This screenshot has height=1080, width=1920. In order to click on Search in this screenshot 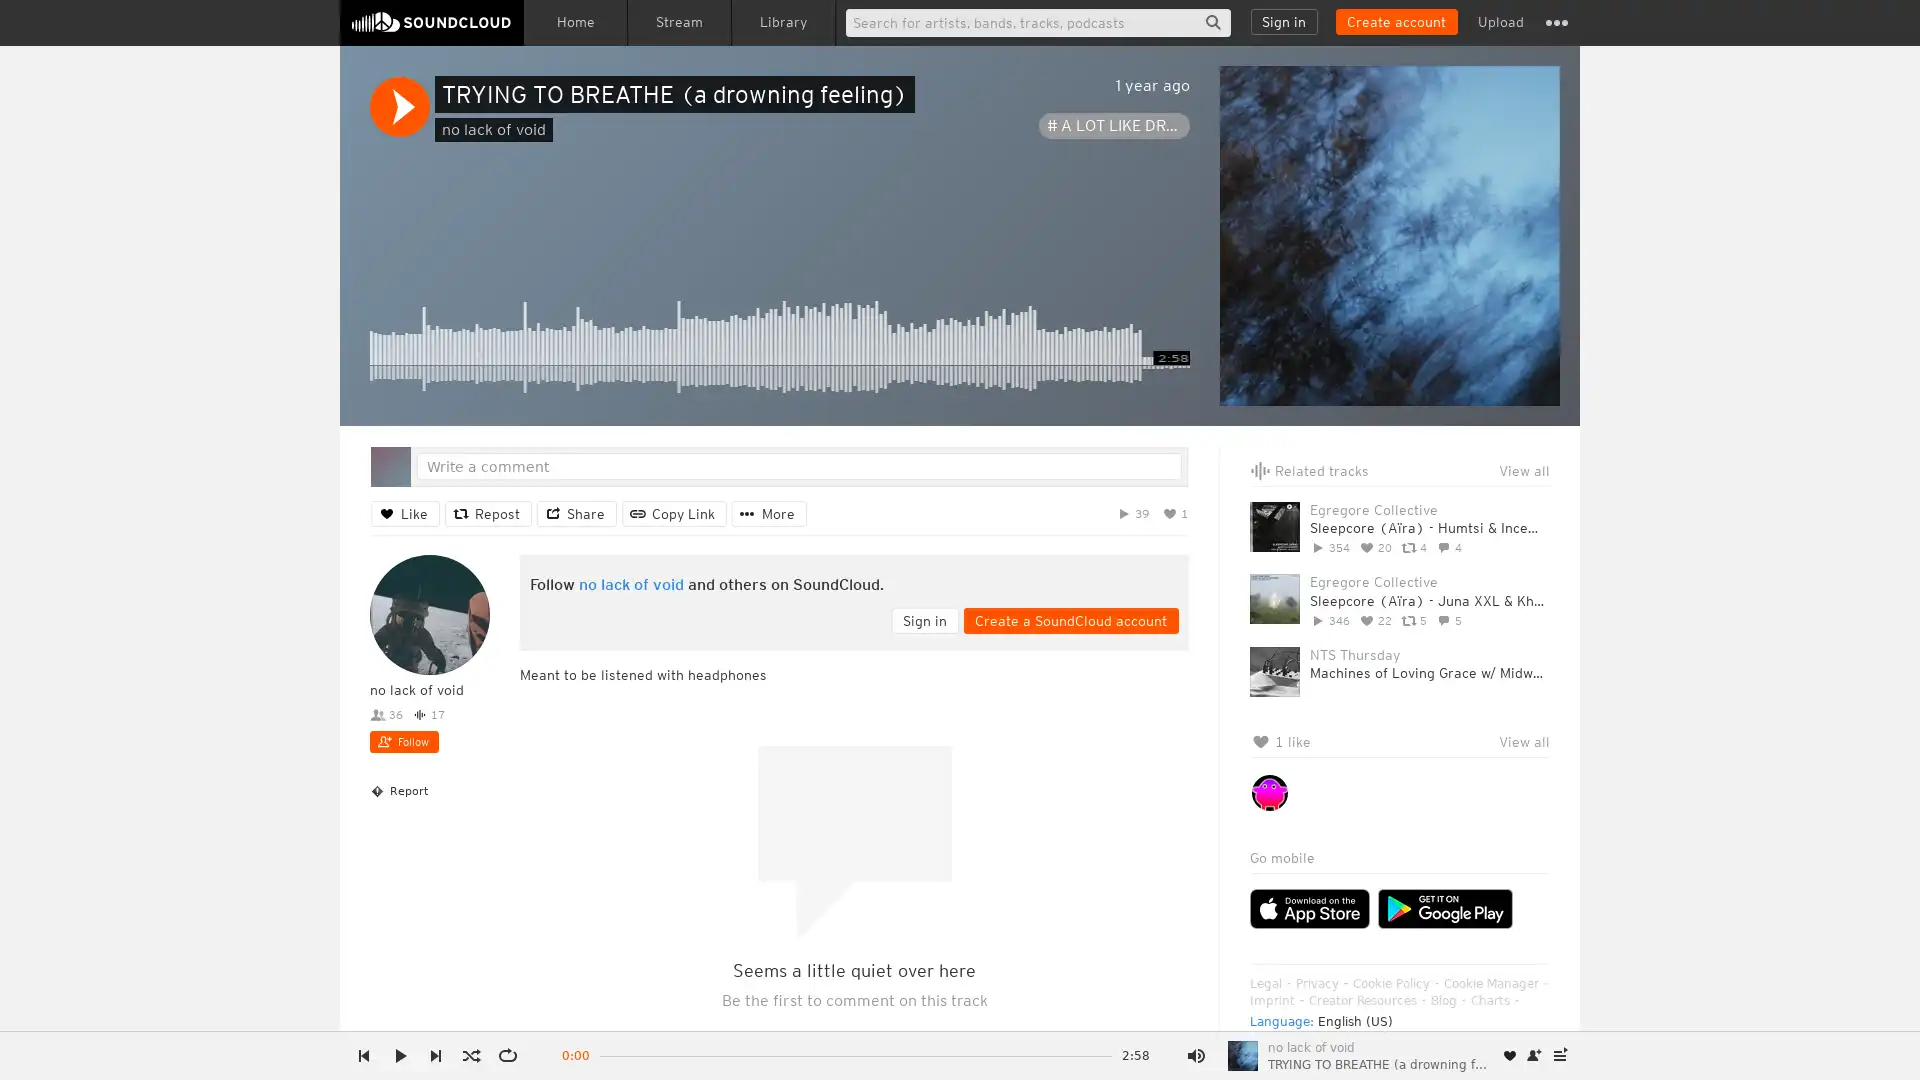, I will do `click(1212, 22)`.